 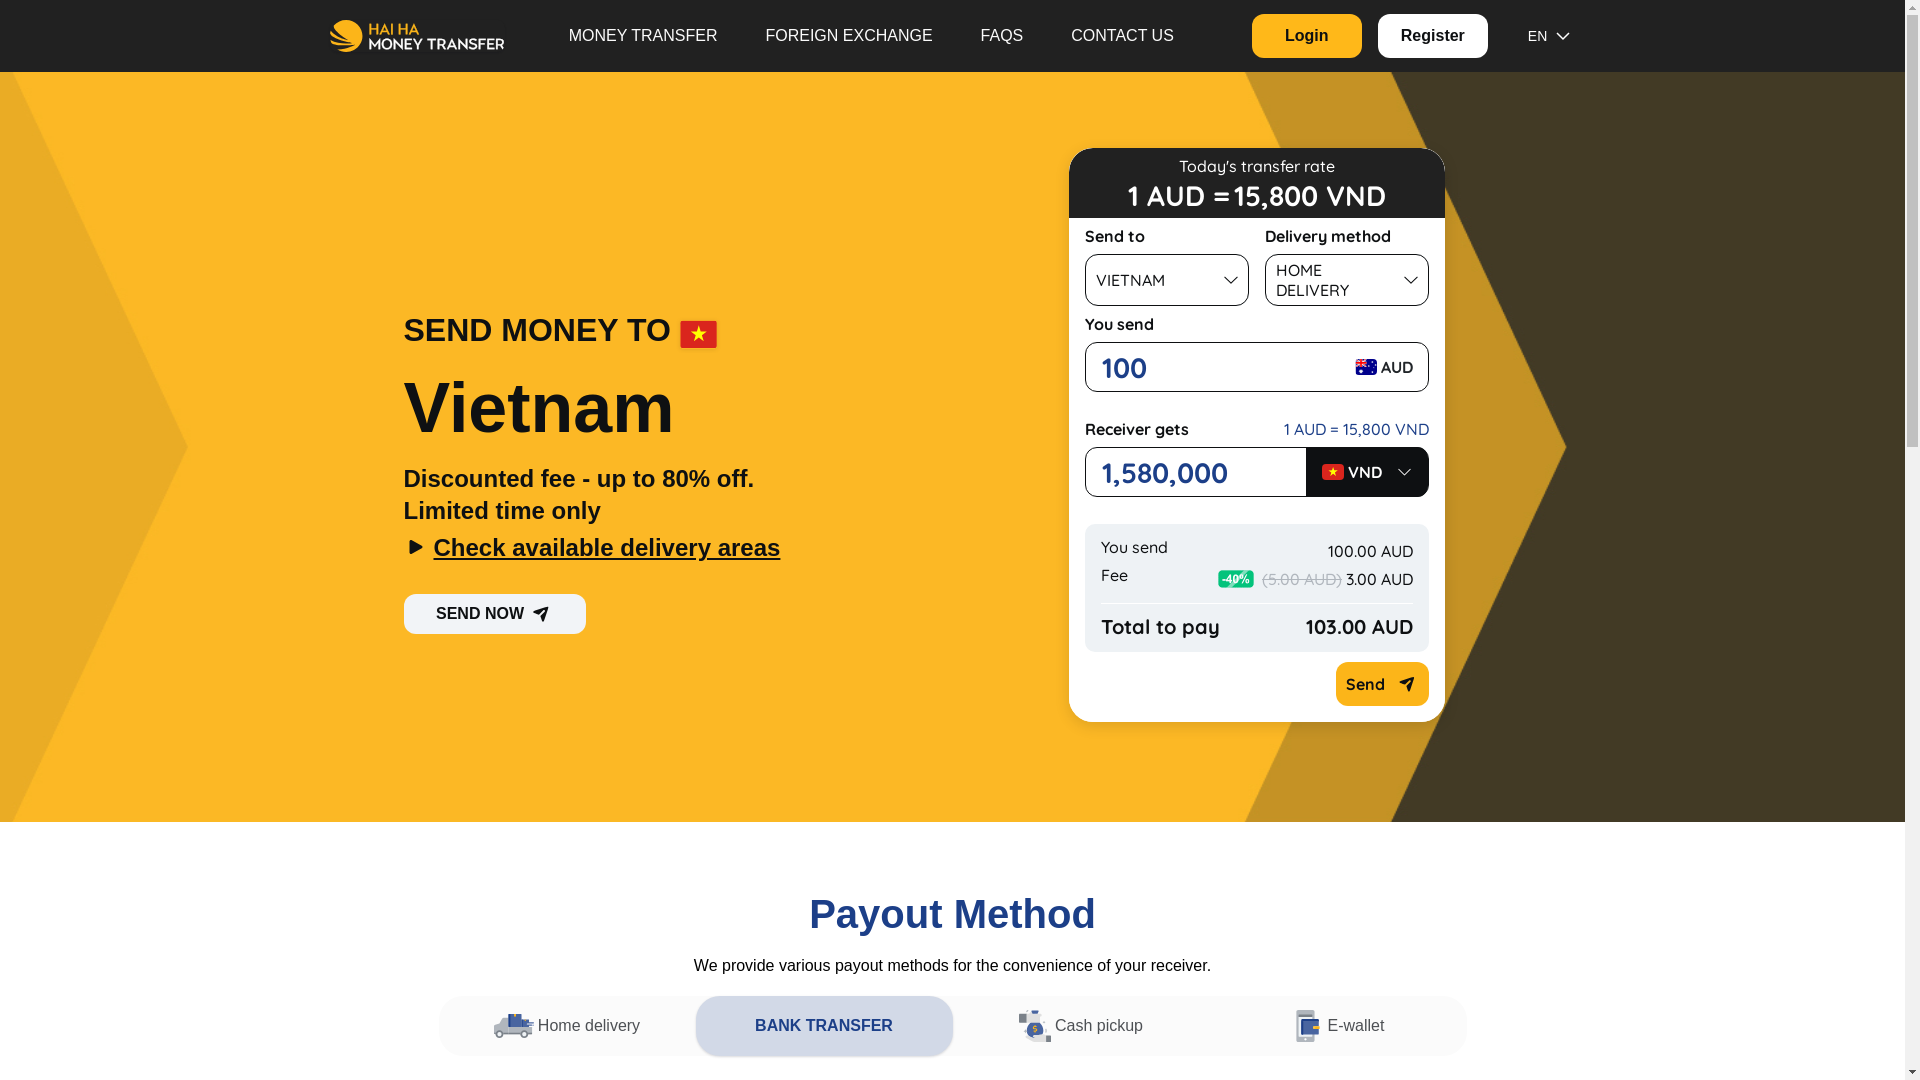 What do you see at coordinates (1432, 35) in the screenshot?
I see `'Register'` at bounding box center [1432, 35].